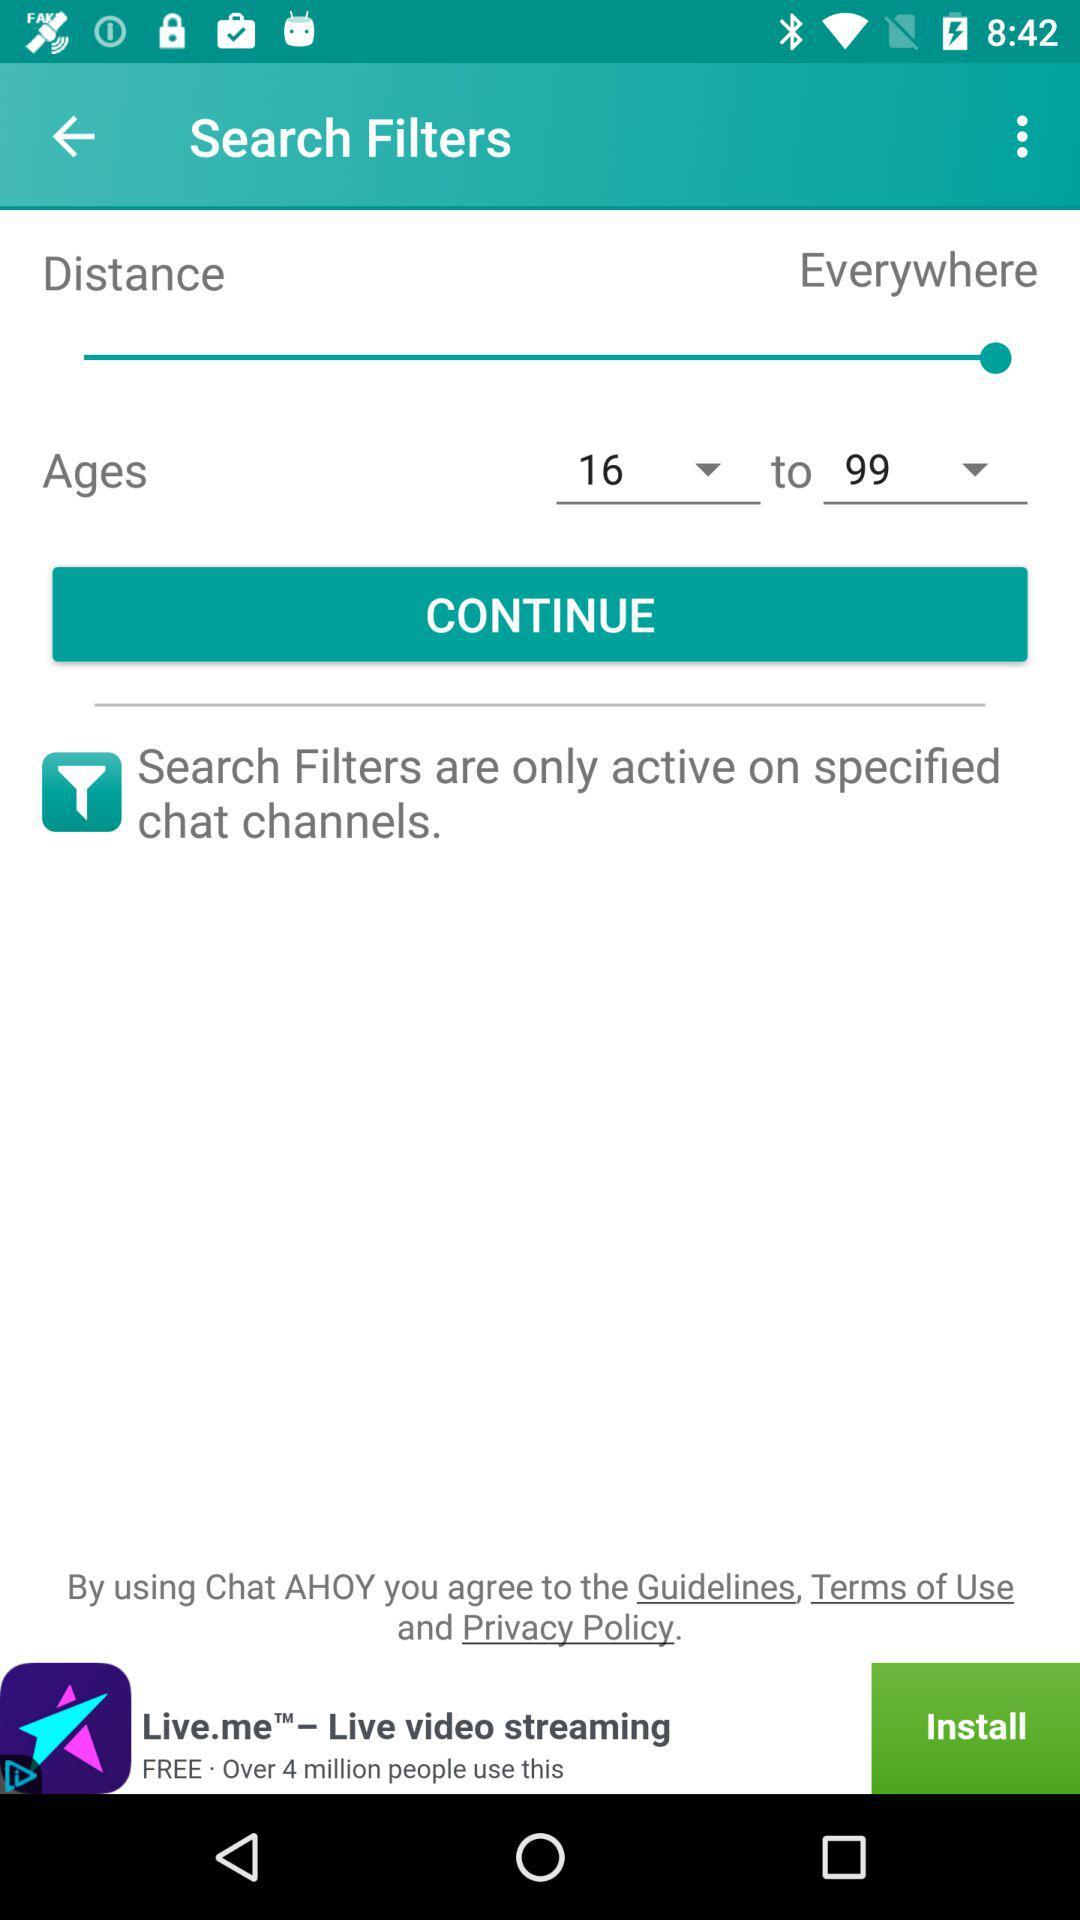 The width and height of the screenshot is (1080, 1920). What do you see at coordinates (540, 1605) in the screenshot?
I see `item below the search filters are` at bounding box center [540, 1605].